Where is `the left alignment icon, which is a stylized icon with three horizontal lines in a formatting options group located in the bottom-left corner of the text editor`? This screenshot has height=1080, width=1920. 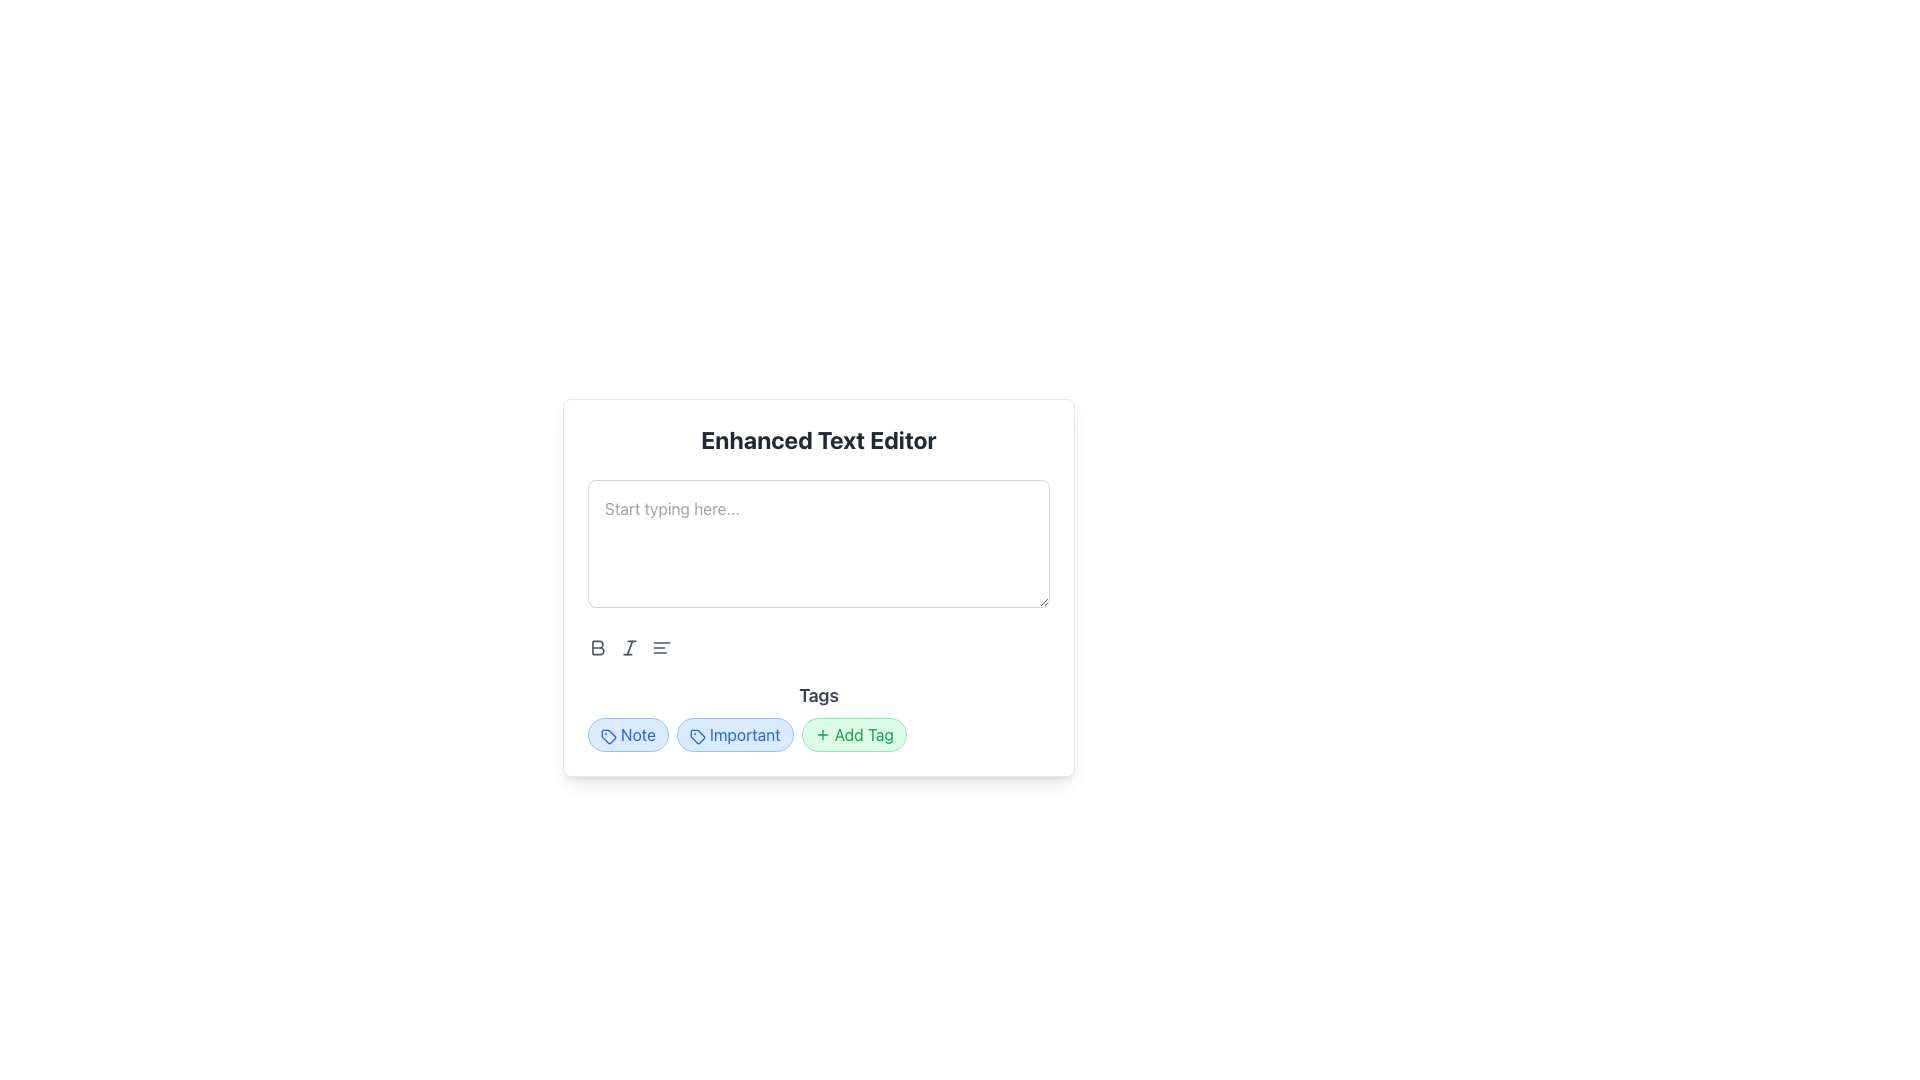 the left alignment icon, which is a stylized icon with three horizontal lines in a formatting options group located in the bottom-left corner of the text editor is located at coordinates (662, 648).